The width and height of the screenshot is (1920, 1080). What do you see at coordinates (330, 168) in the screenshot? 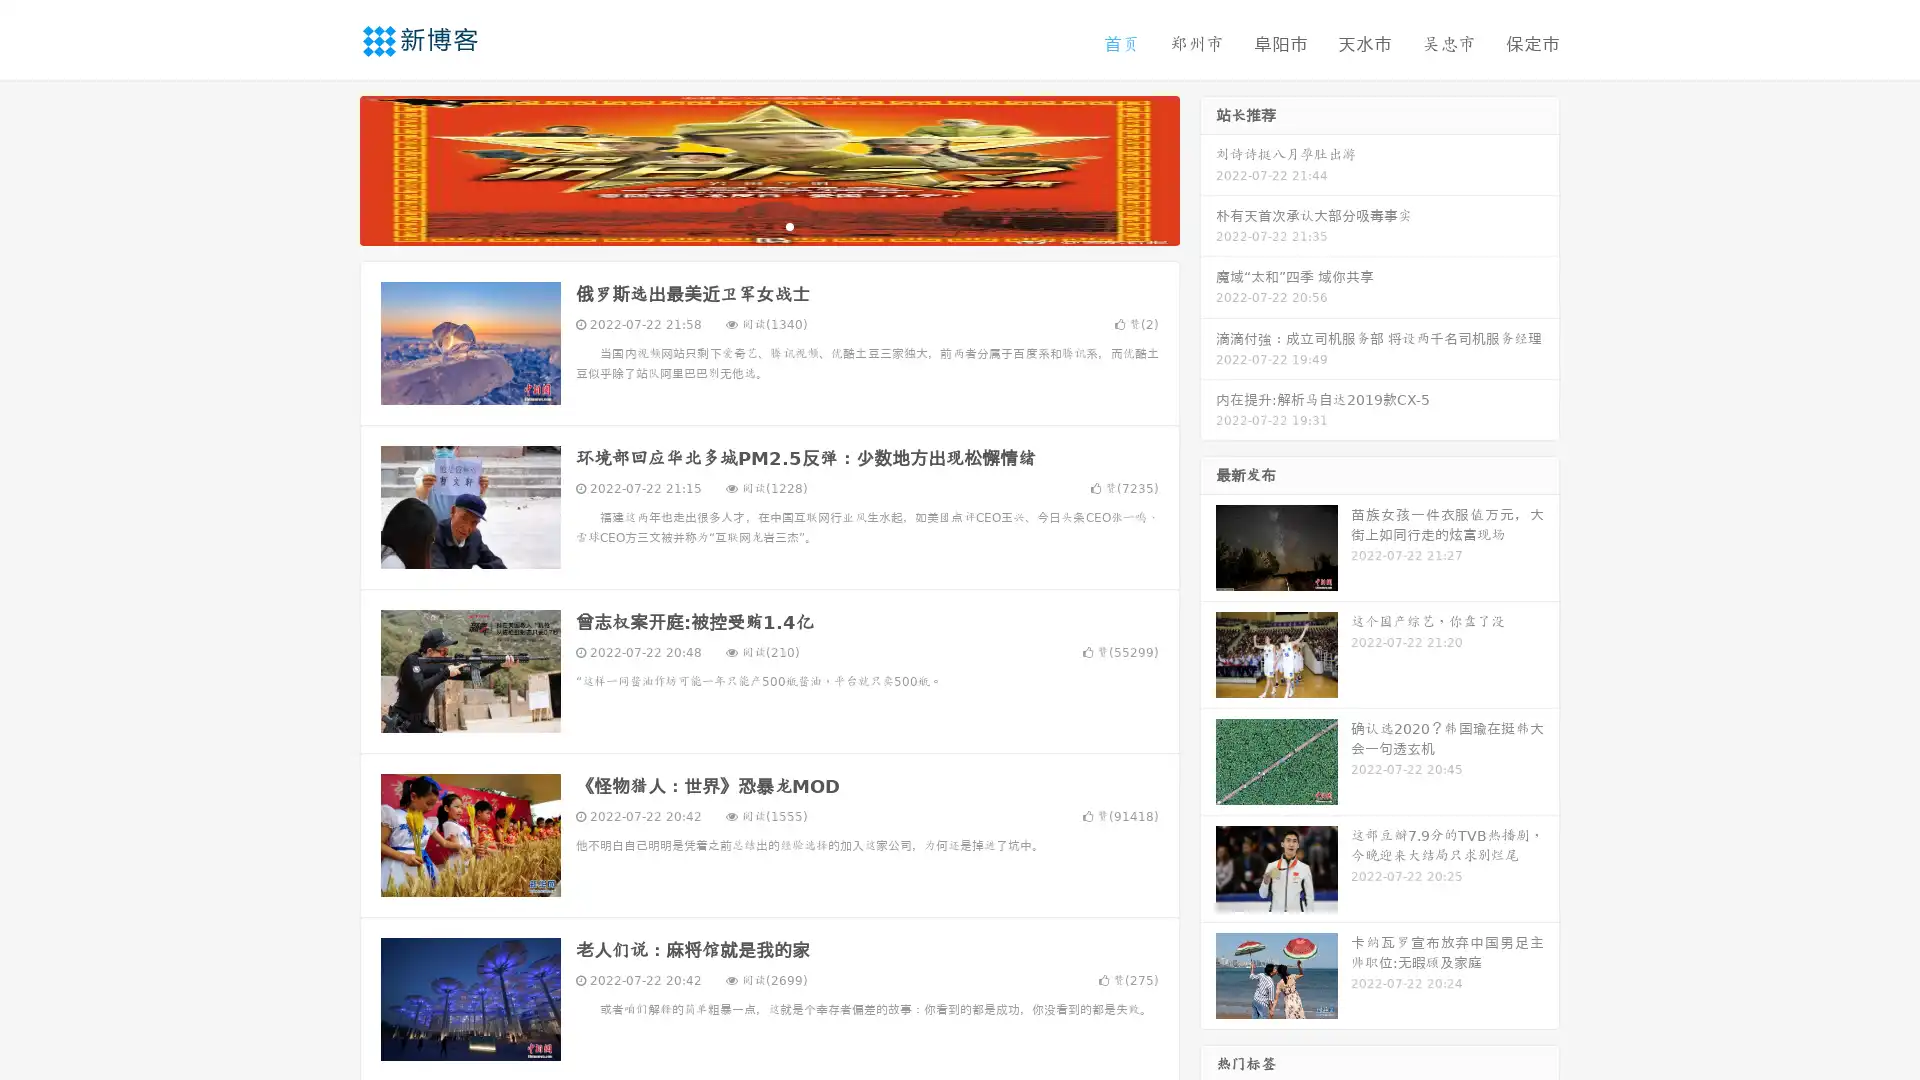
I see `Previous slide` at bounding box center [330, 168].